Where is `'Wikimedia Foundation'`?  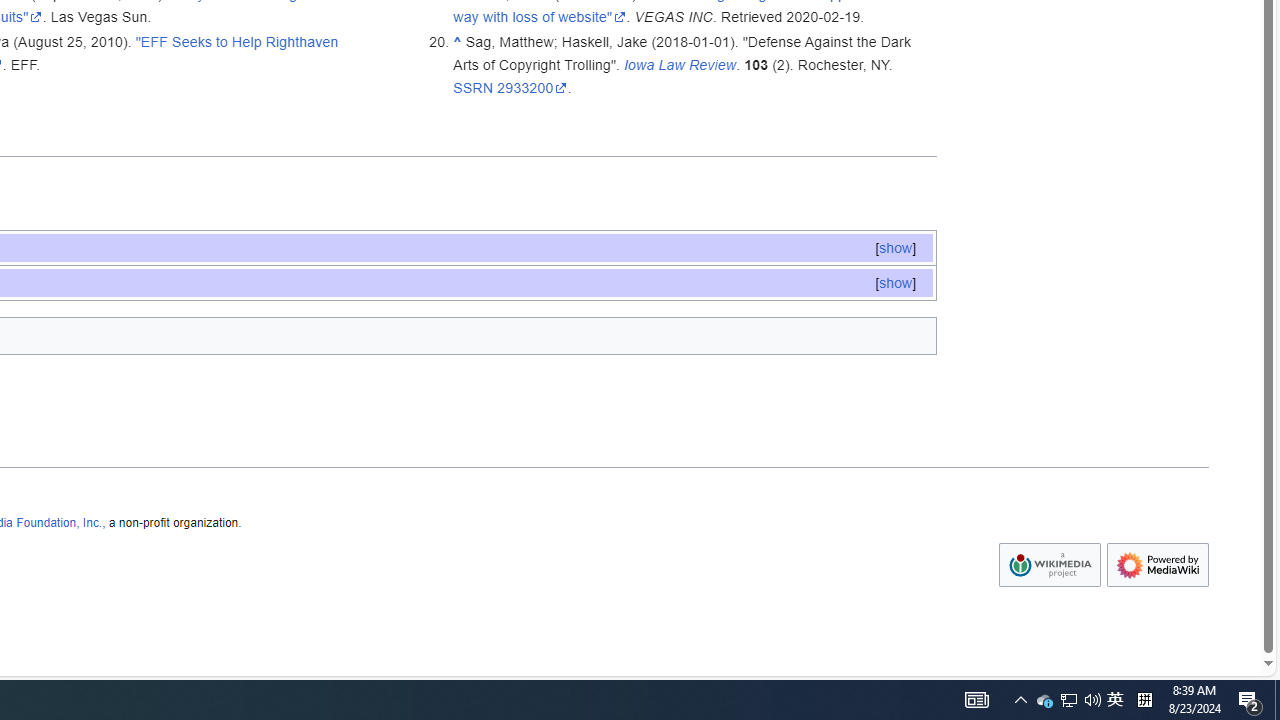
'Wikimedia Foundation' is located at coordinates (1048, 565).